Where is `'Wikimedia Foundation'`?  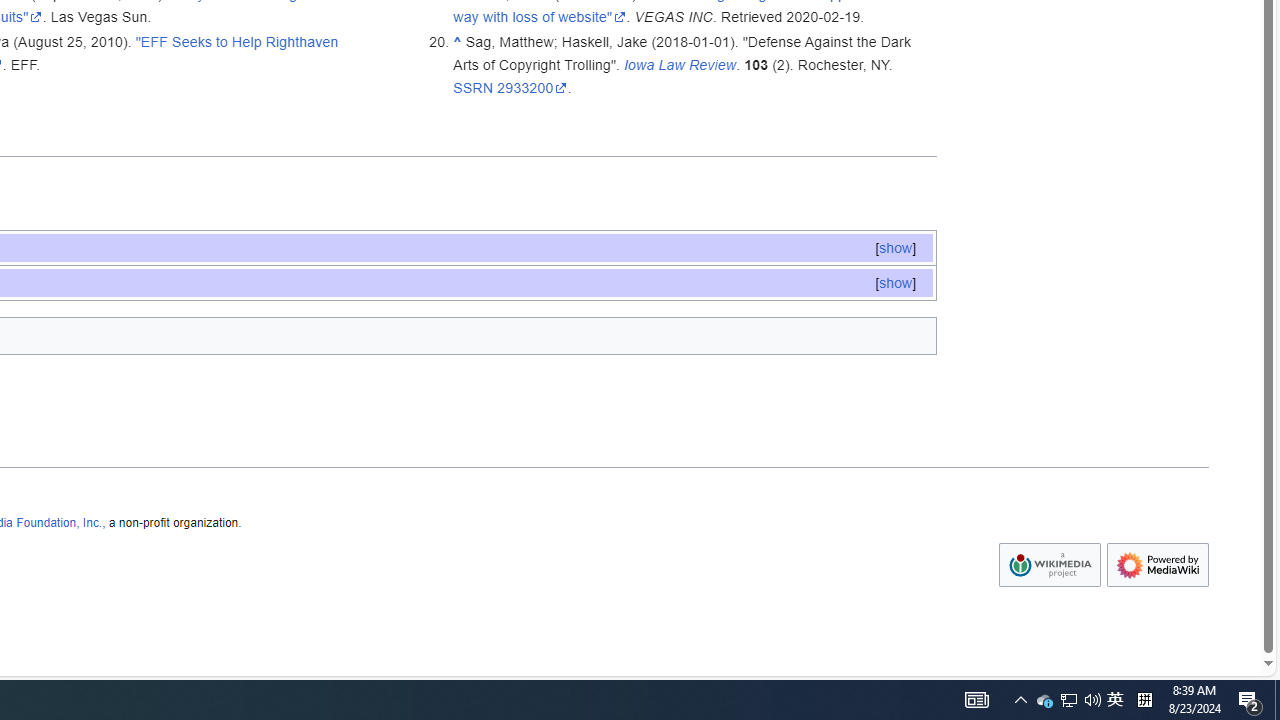
'Wikimedia Foundation' is located at coordinates (1048, 565).